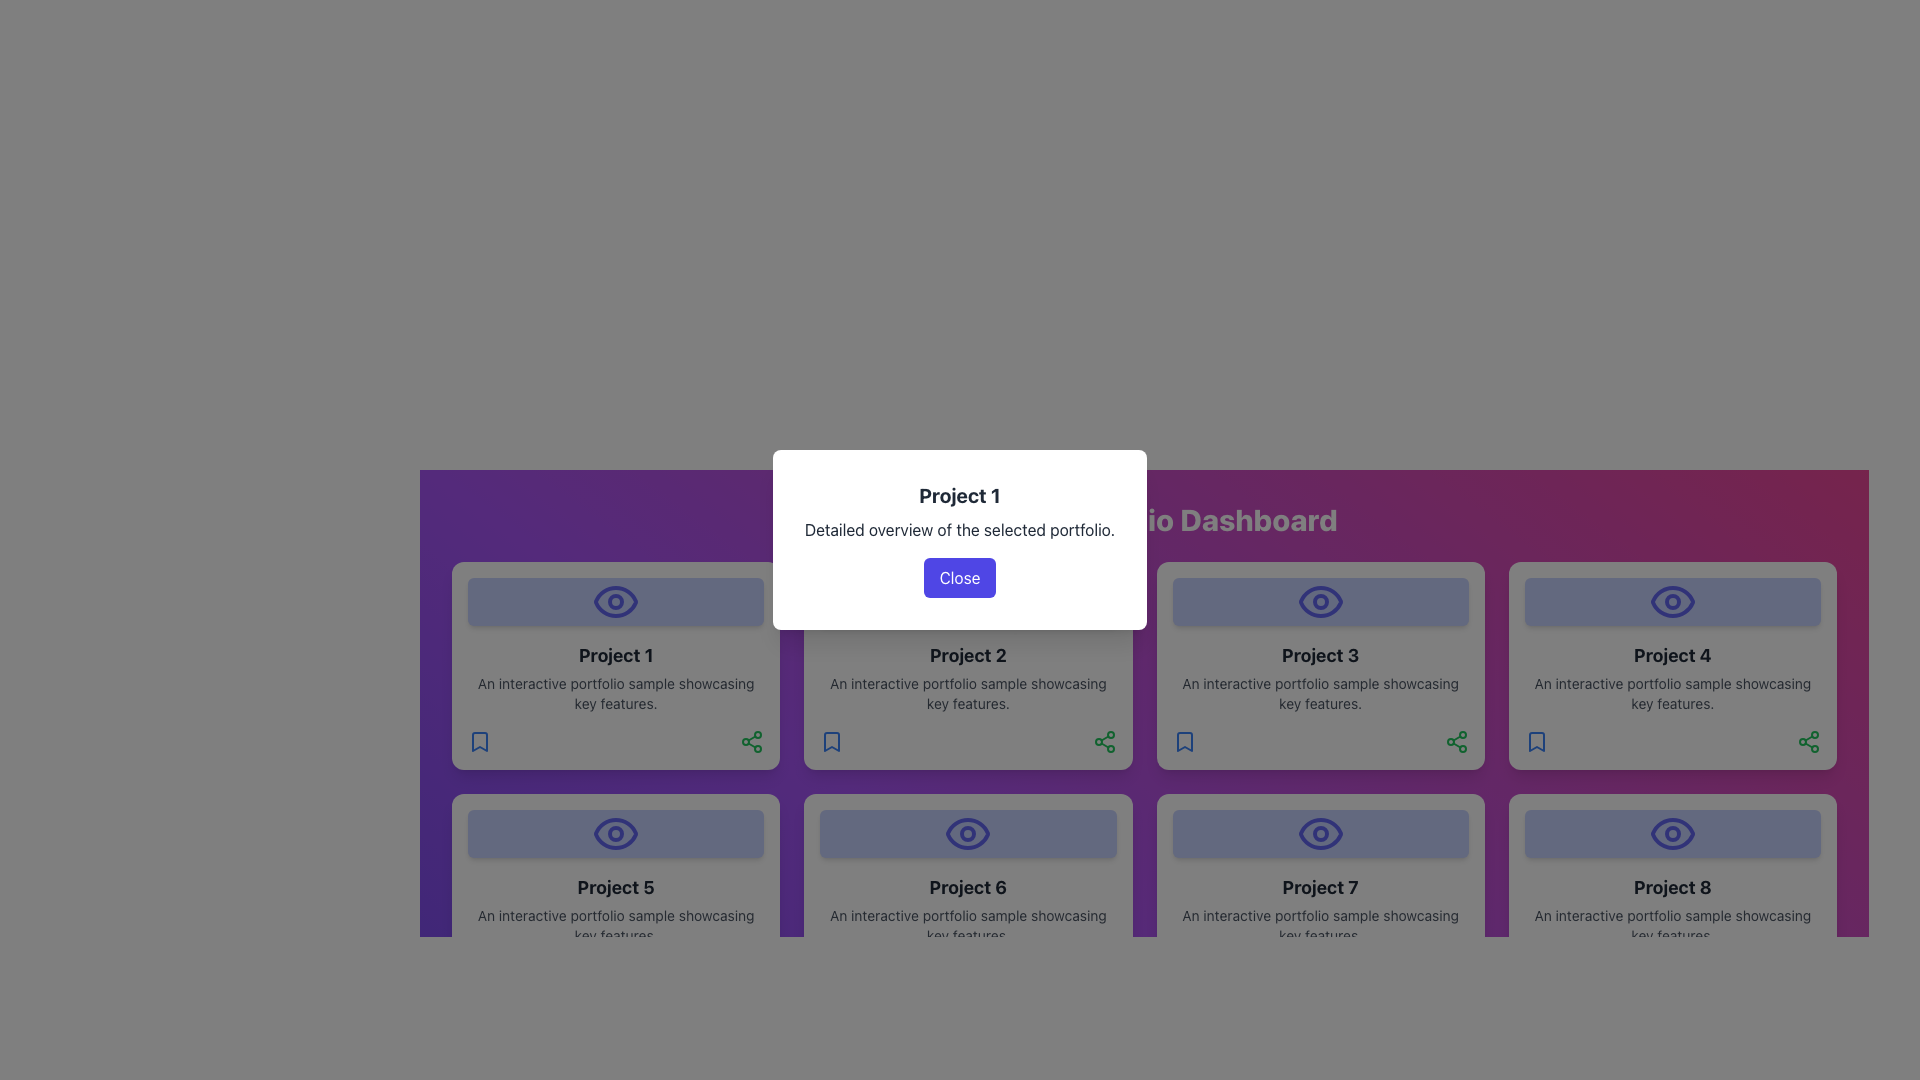 The image size is (1920, 1080). What do you see at coordinates (960, 528) in the screenshot?
I see `the static text label displaying 'Detailed overview of the selected portfolio', which is located below the heading 'Project 1' and above the 'Close' button` at bounding box center [960, 528].